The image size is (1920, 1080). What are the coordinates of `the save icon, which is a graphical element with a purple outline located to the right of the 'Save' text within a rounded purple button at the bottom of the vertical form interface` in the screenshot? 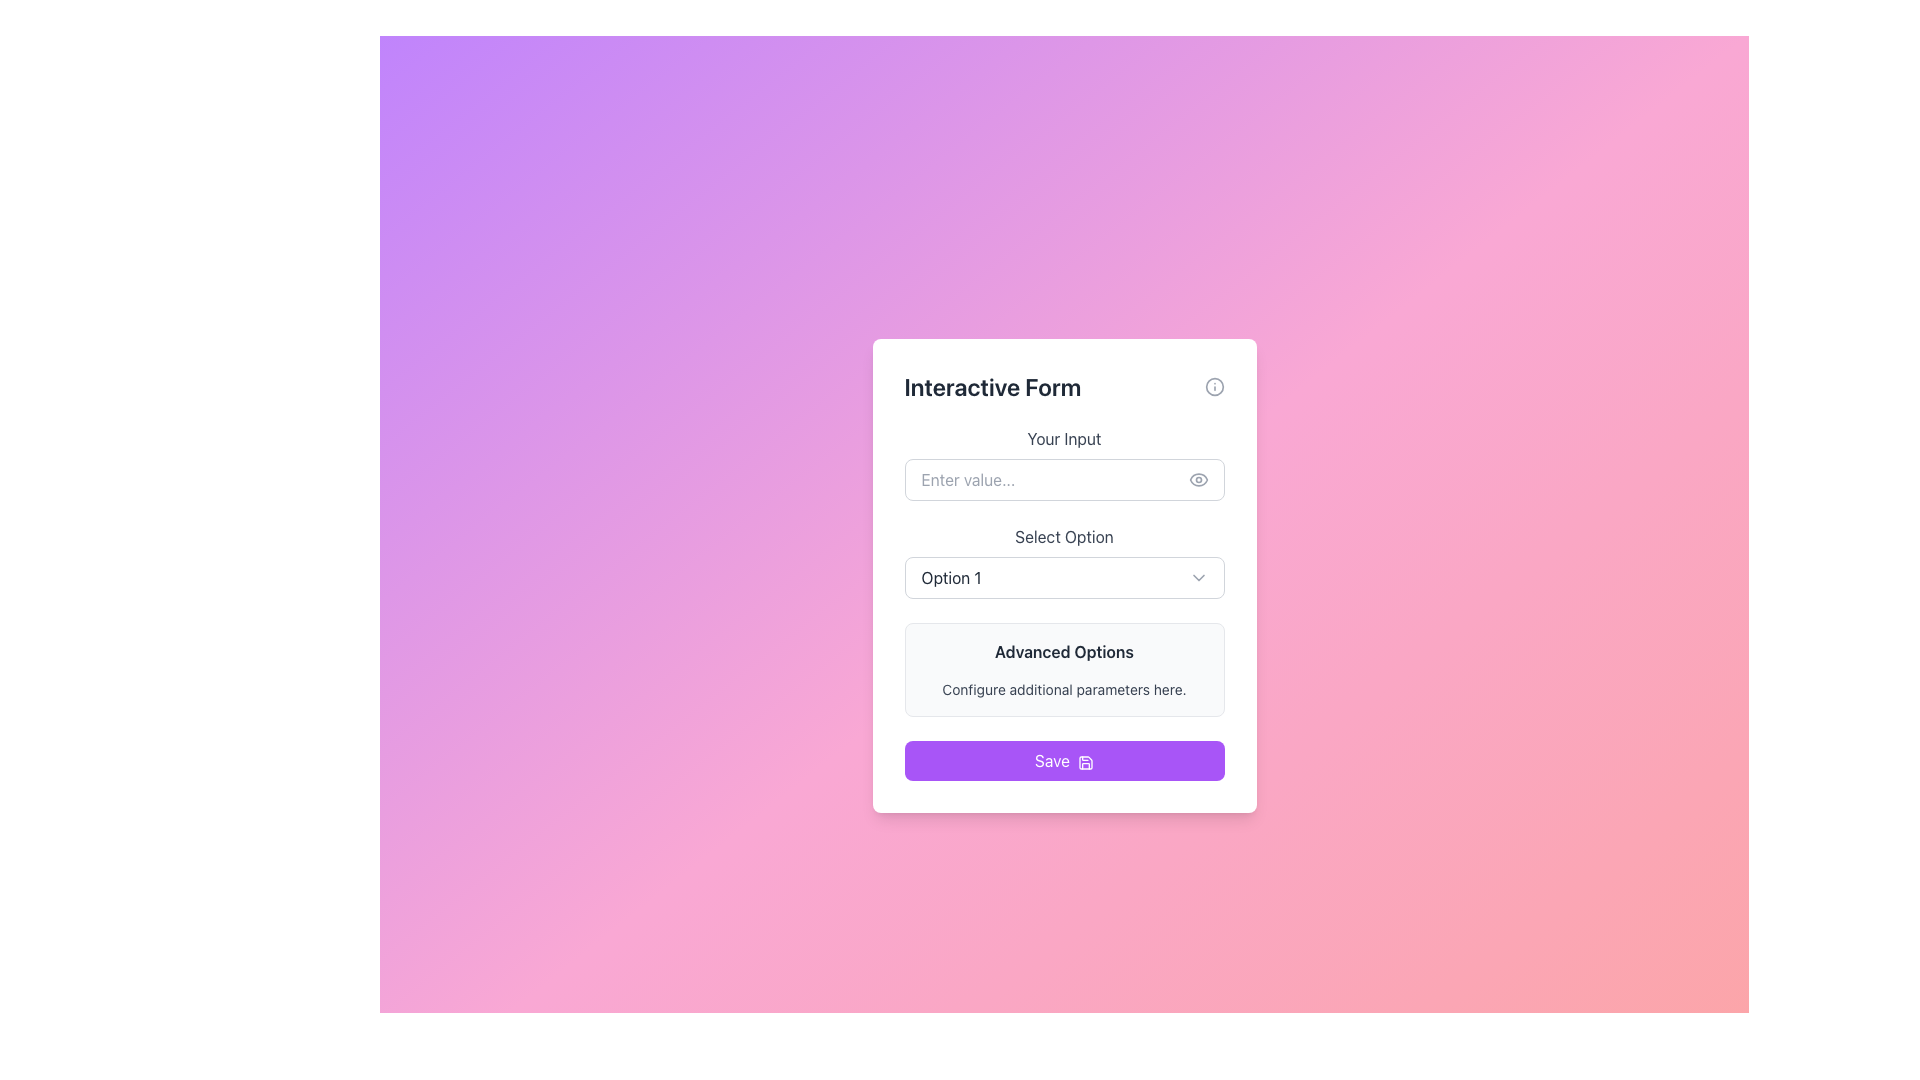 It's located at (1084, 762).